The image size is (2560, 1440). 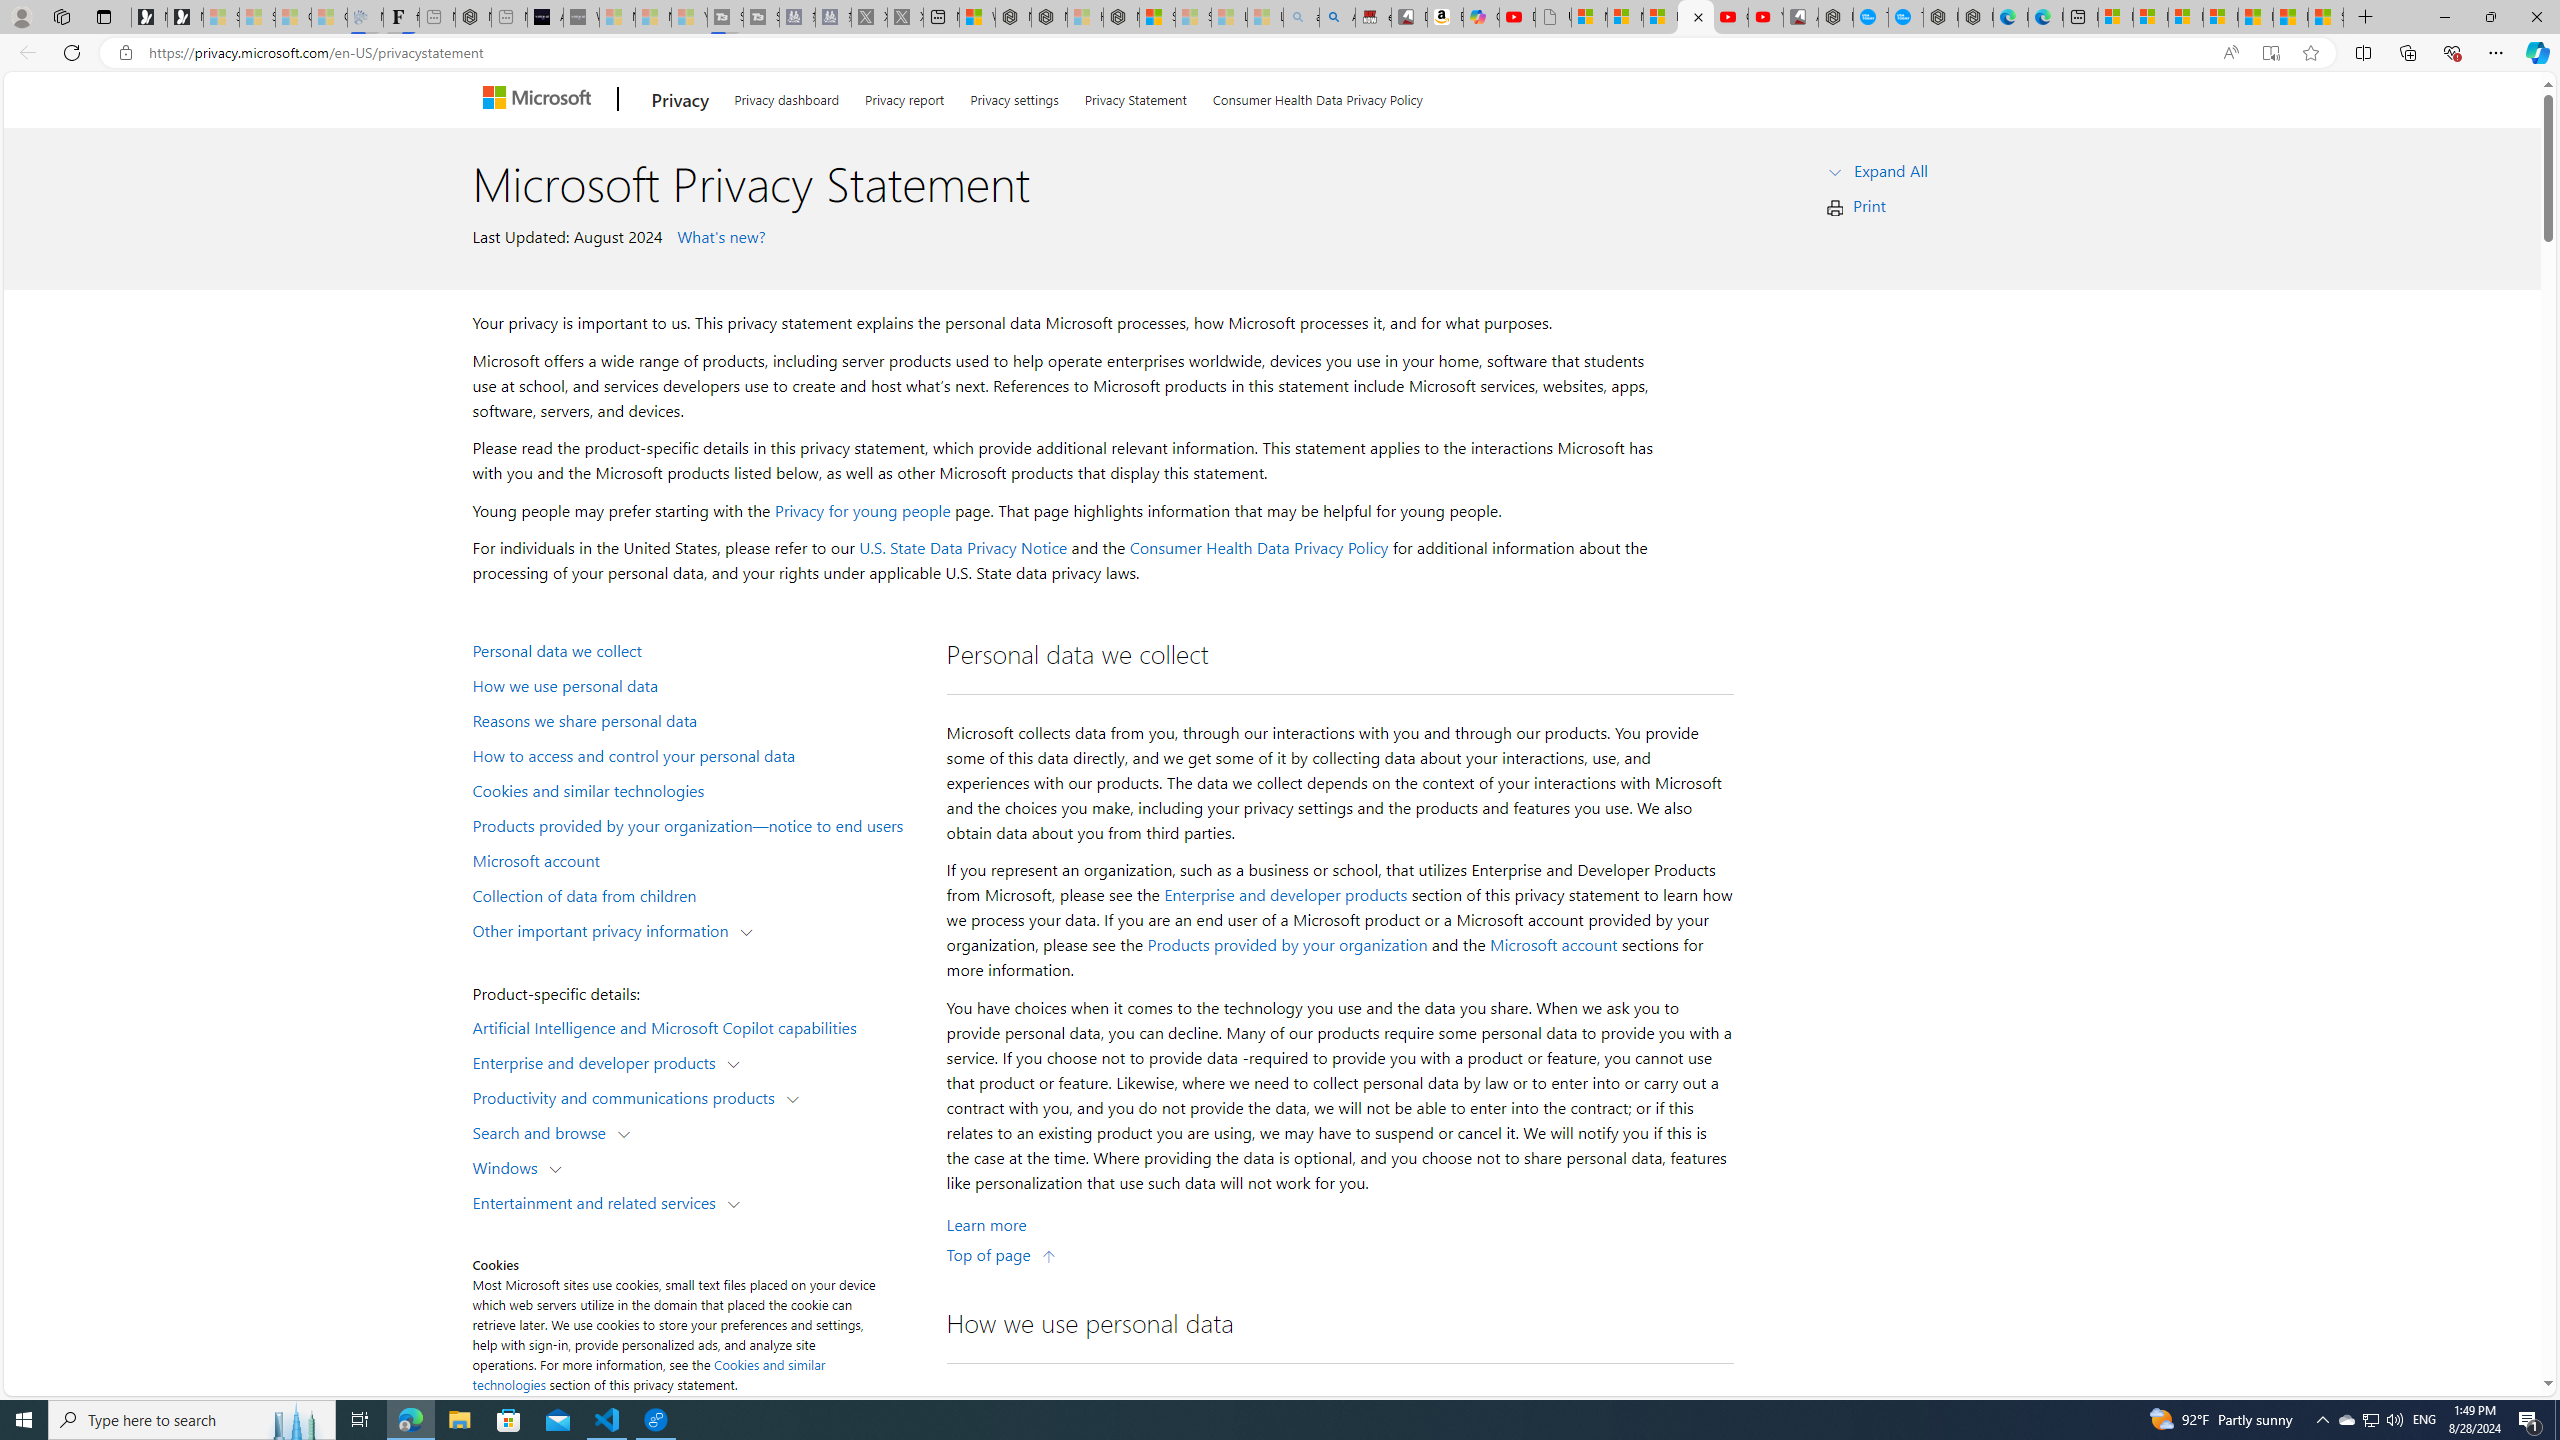 What do you see at coordinates (725, 16) in the screenshot?
I see `'Streaming Coverage | T3 - Sleeping'` at bounding box center [725, 16].